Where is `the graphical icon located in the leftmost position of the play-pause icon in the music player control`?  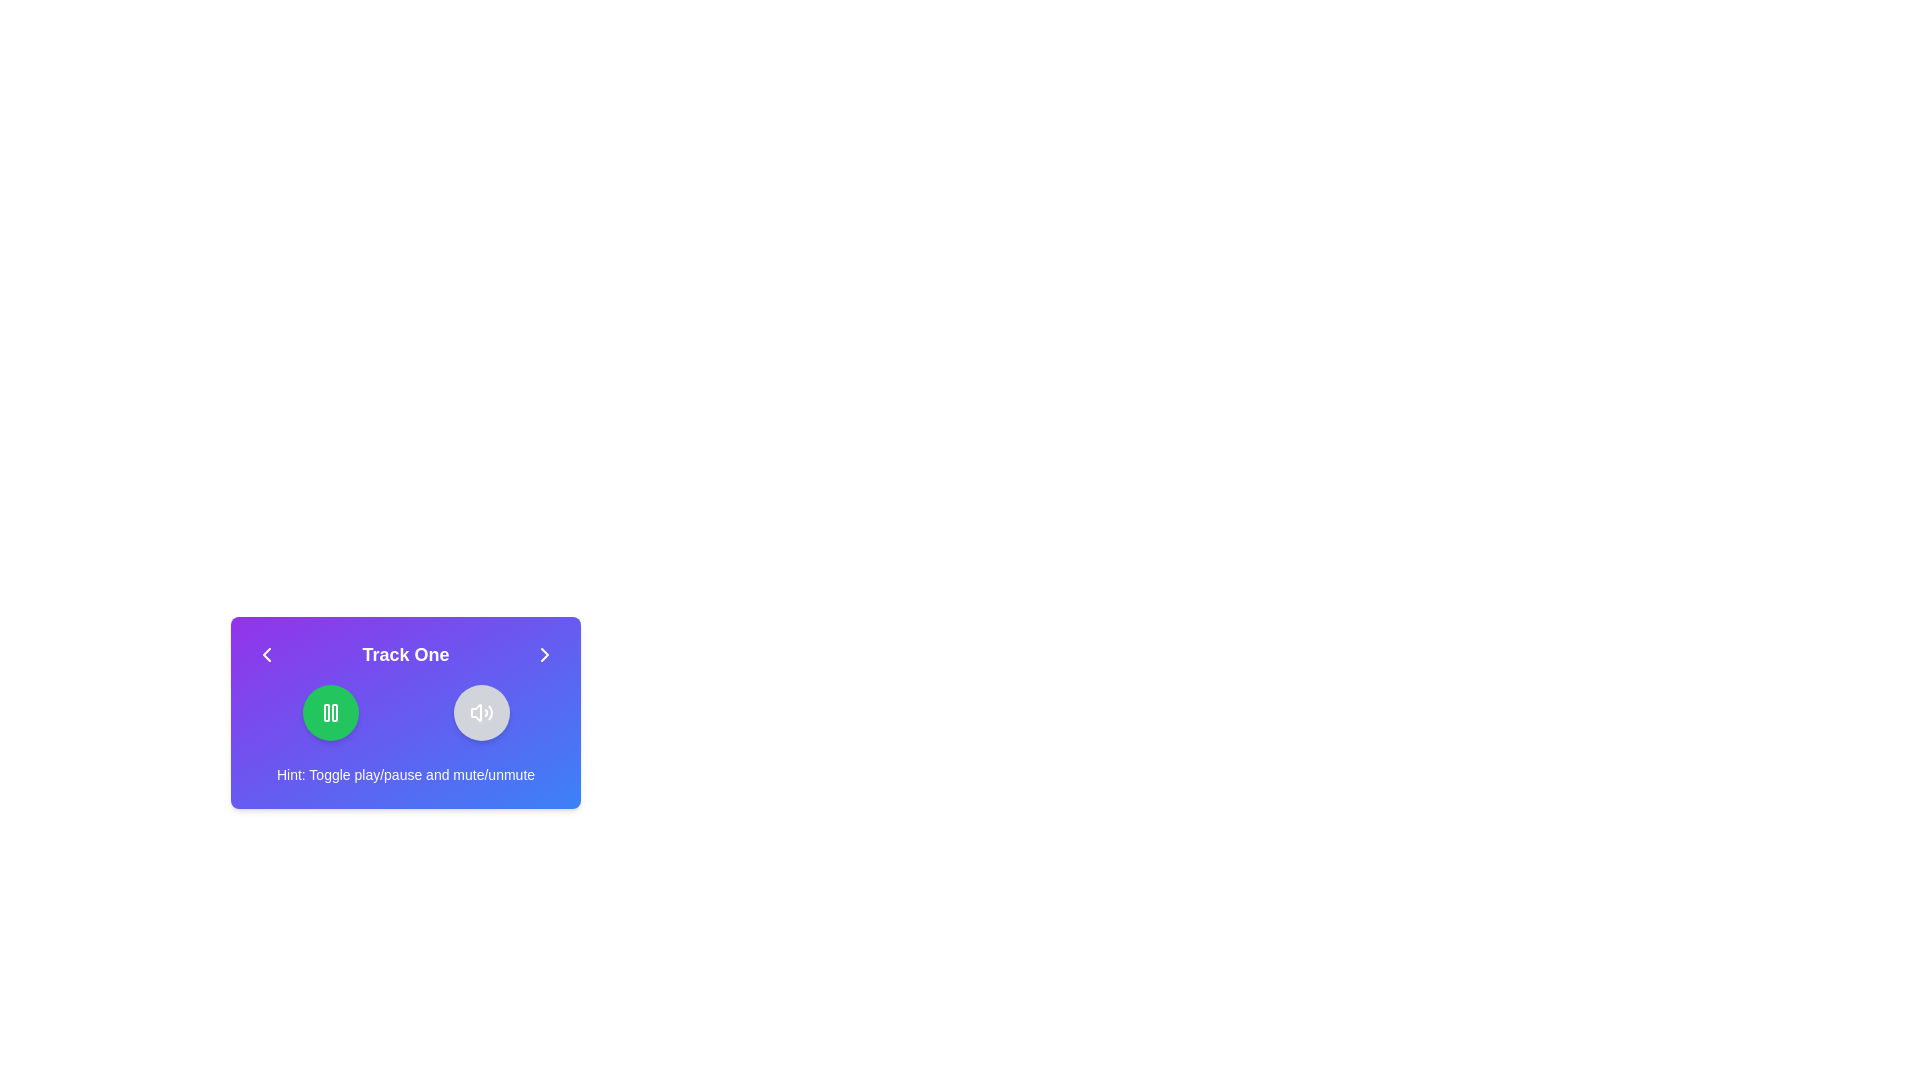
the graphical icon located in the leftmost position of the play-pause icon in the music player control is located at coordinates (326, 712).